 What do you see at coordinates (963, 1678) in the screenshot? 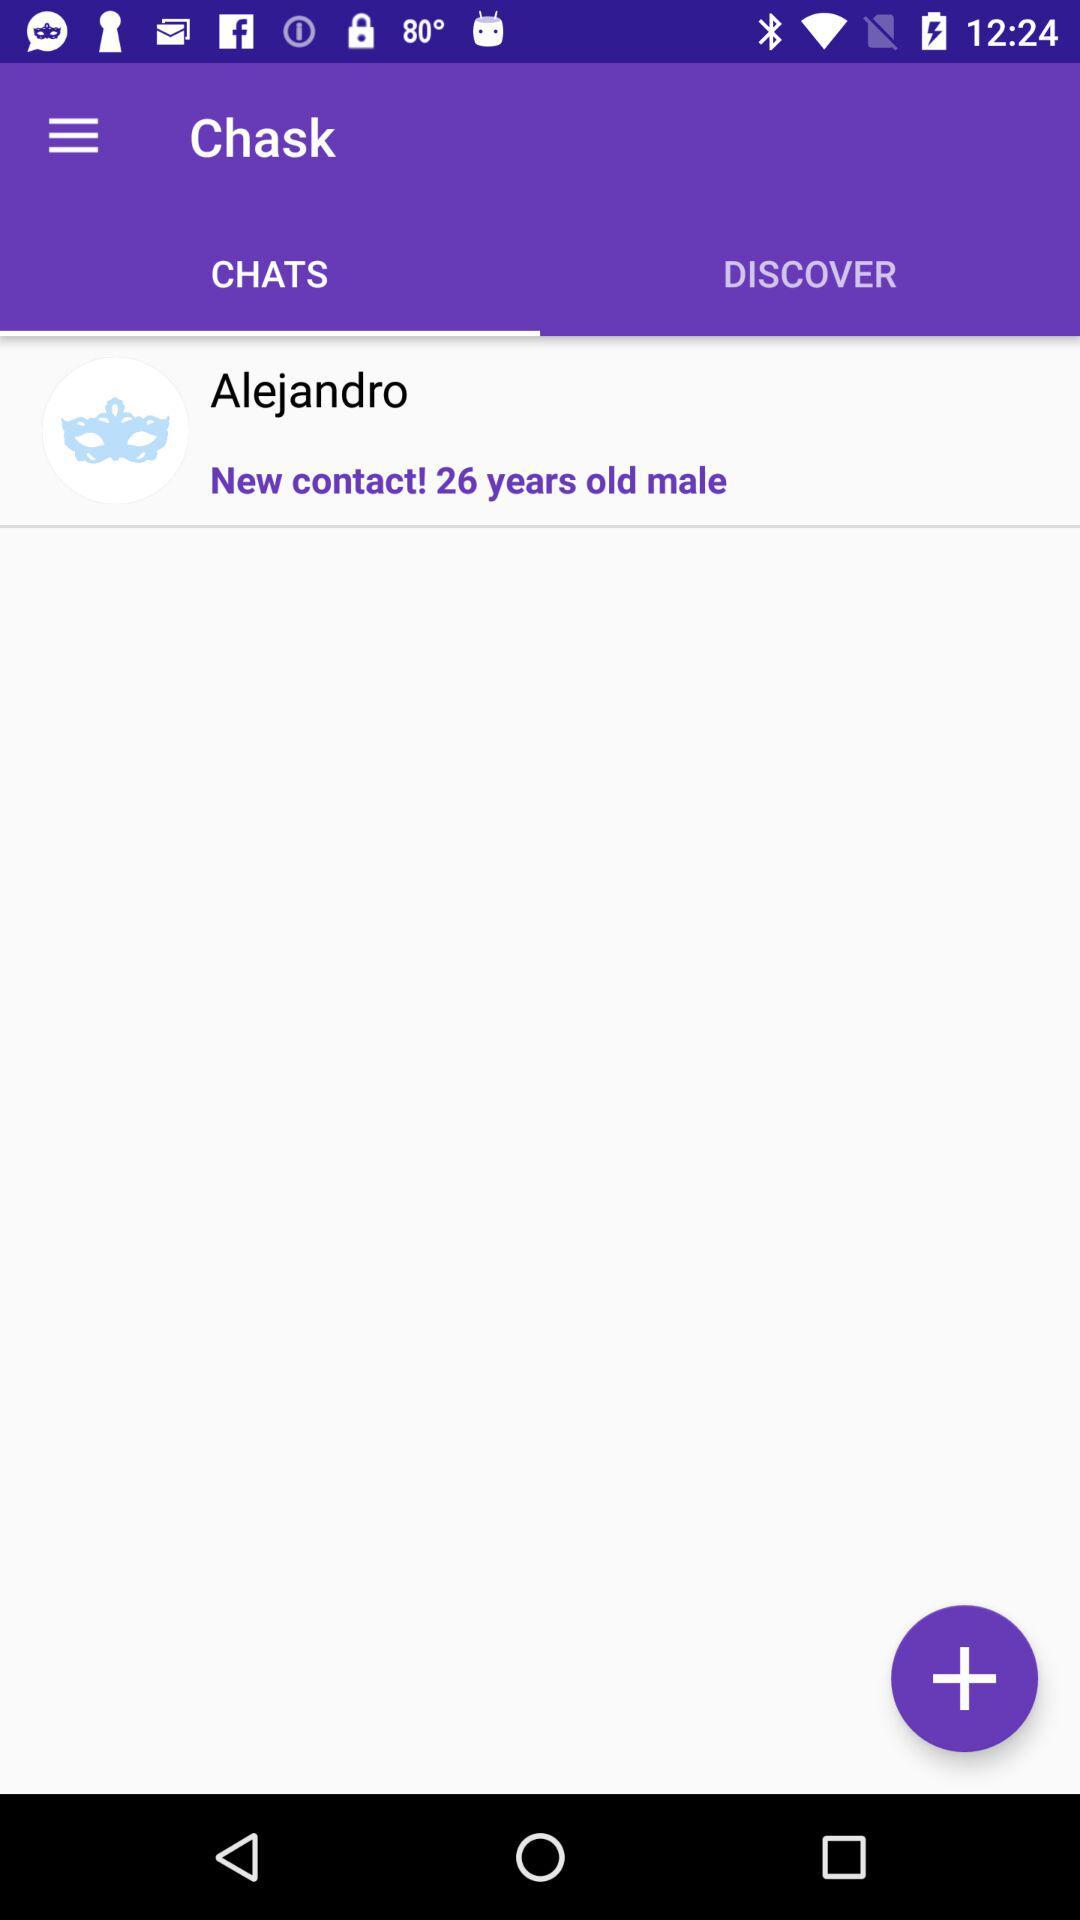
I see `a contact` at bounding box center [963, 1678].